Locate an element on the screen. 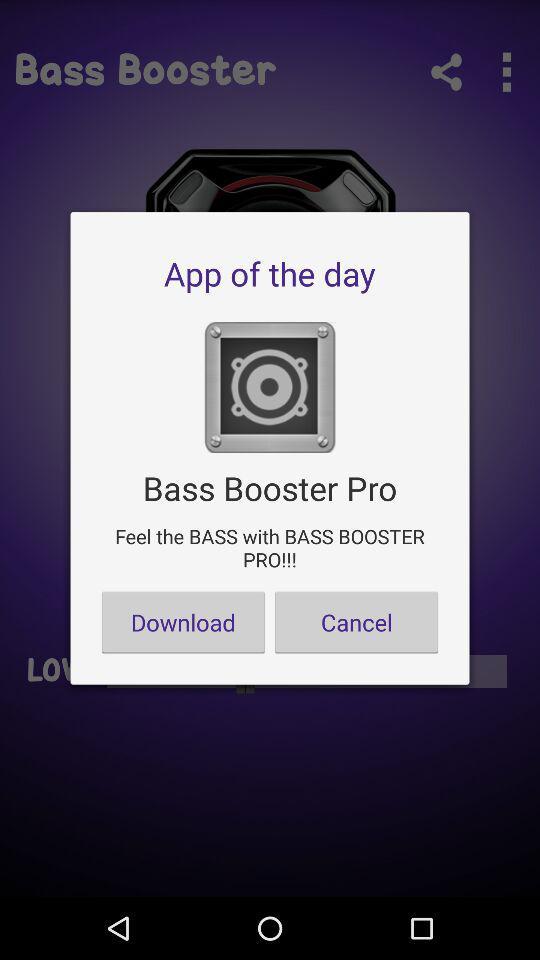 The image size is (540, 960). the button to the right of download item is located at coordinates (355, 621).